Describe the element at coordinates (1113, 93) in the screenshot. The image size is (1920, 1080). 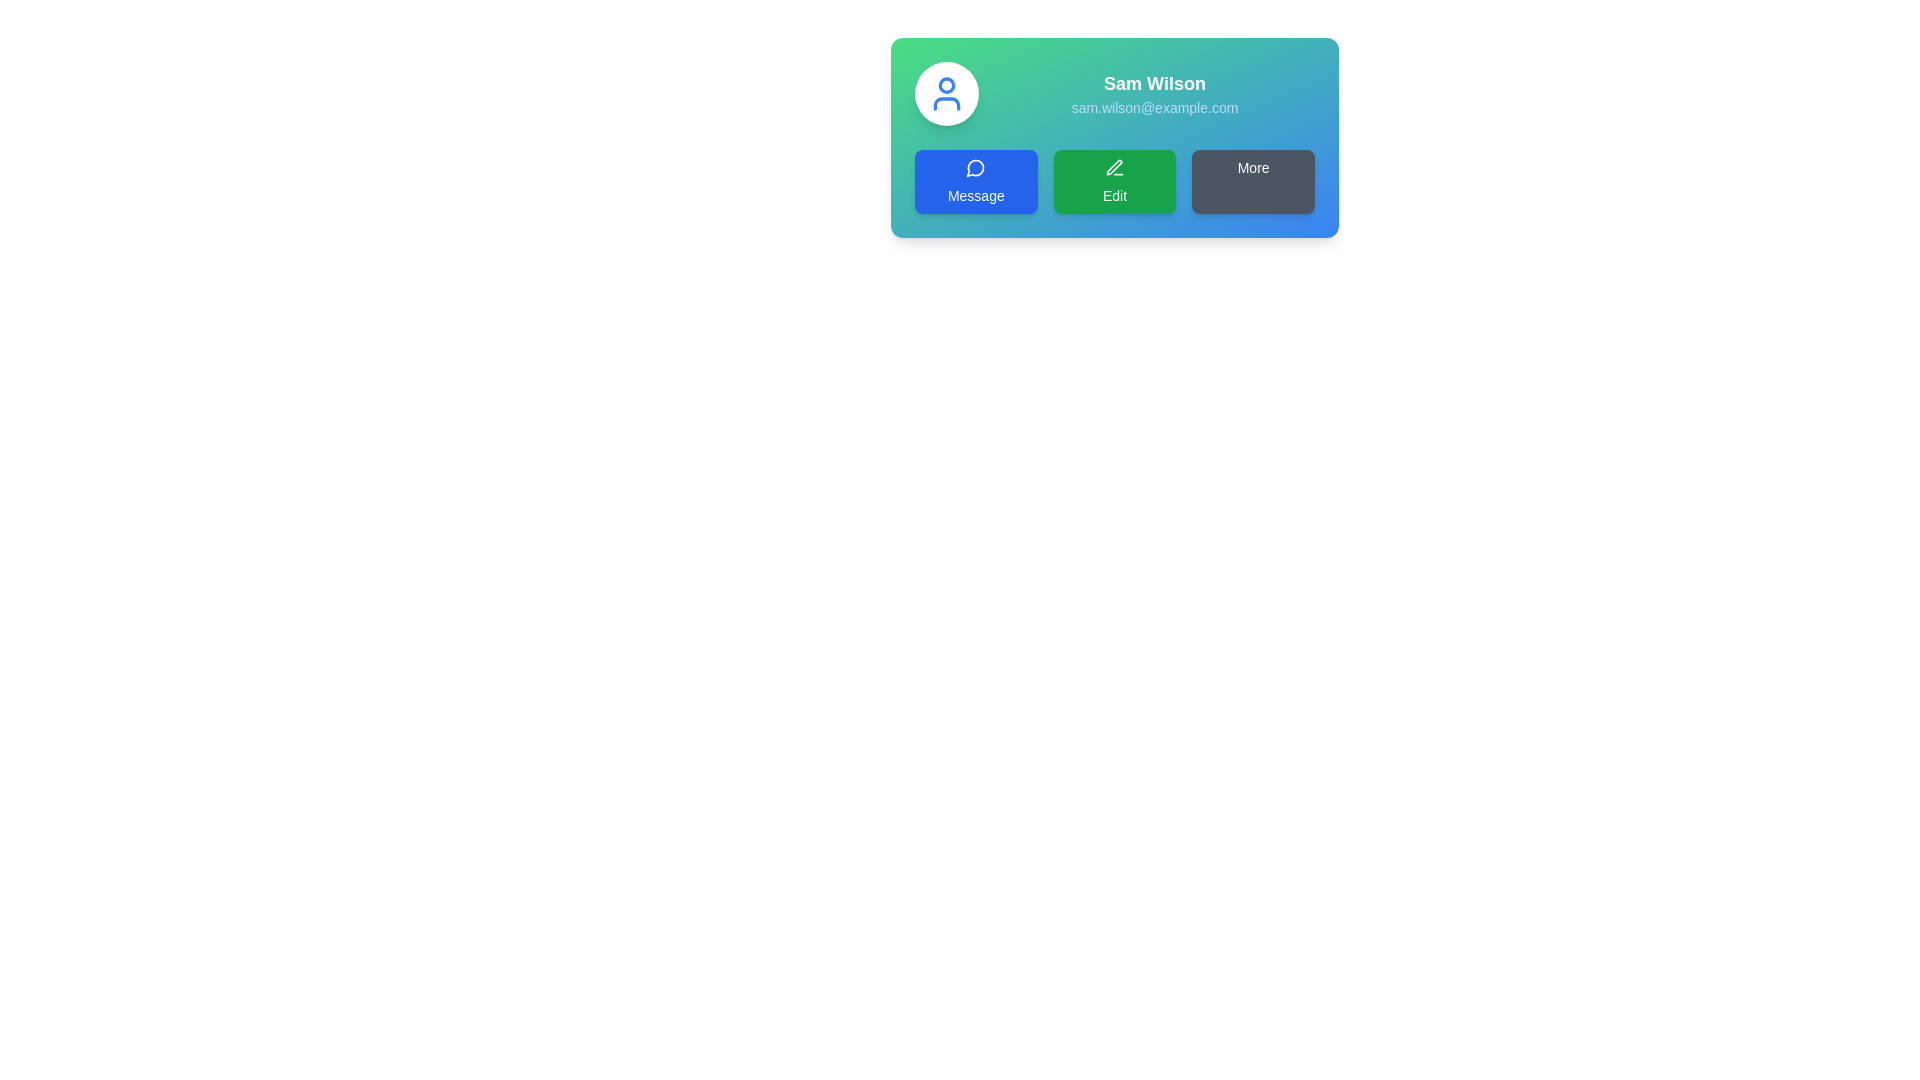
I see `the text display element that shows the user's name and contact email` at that location.